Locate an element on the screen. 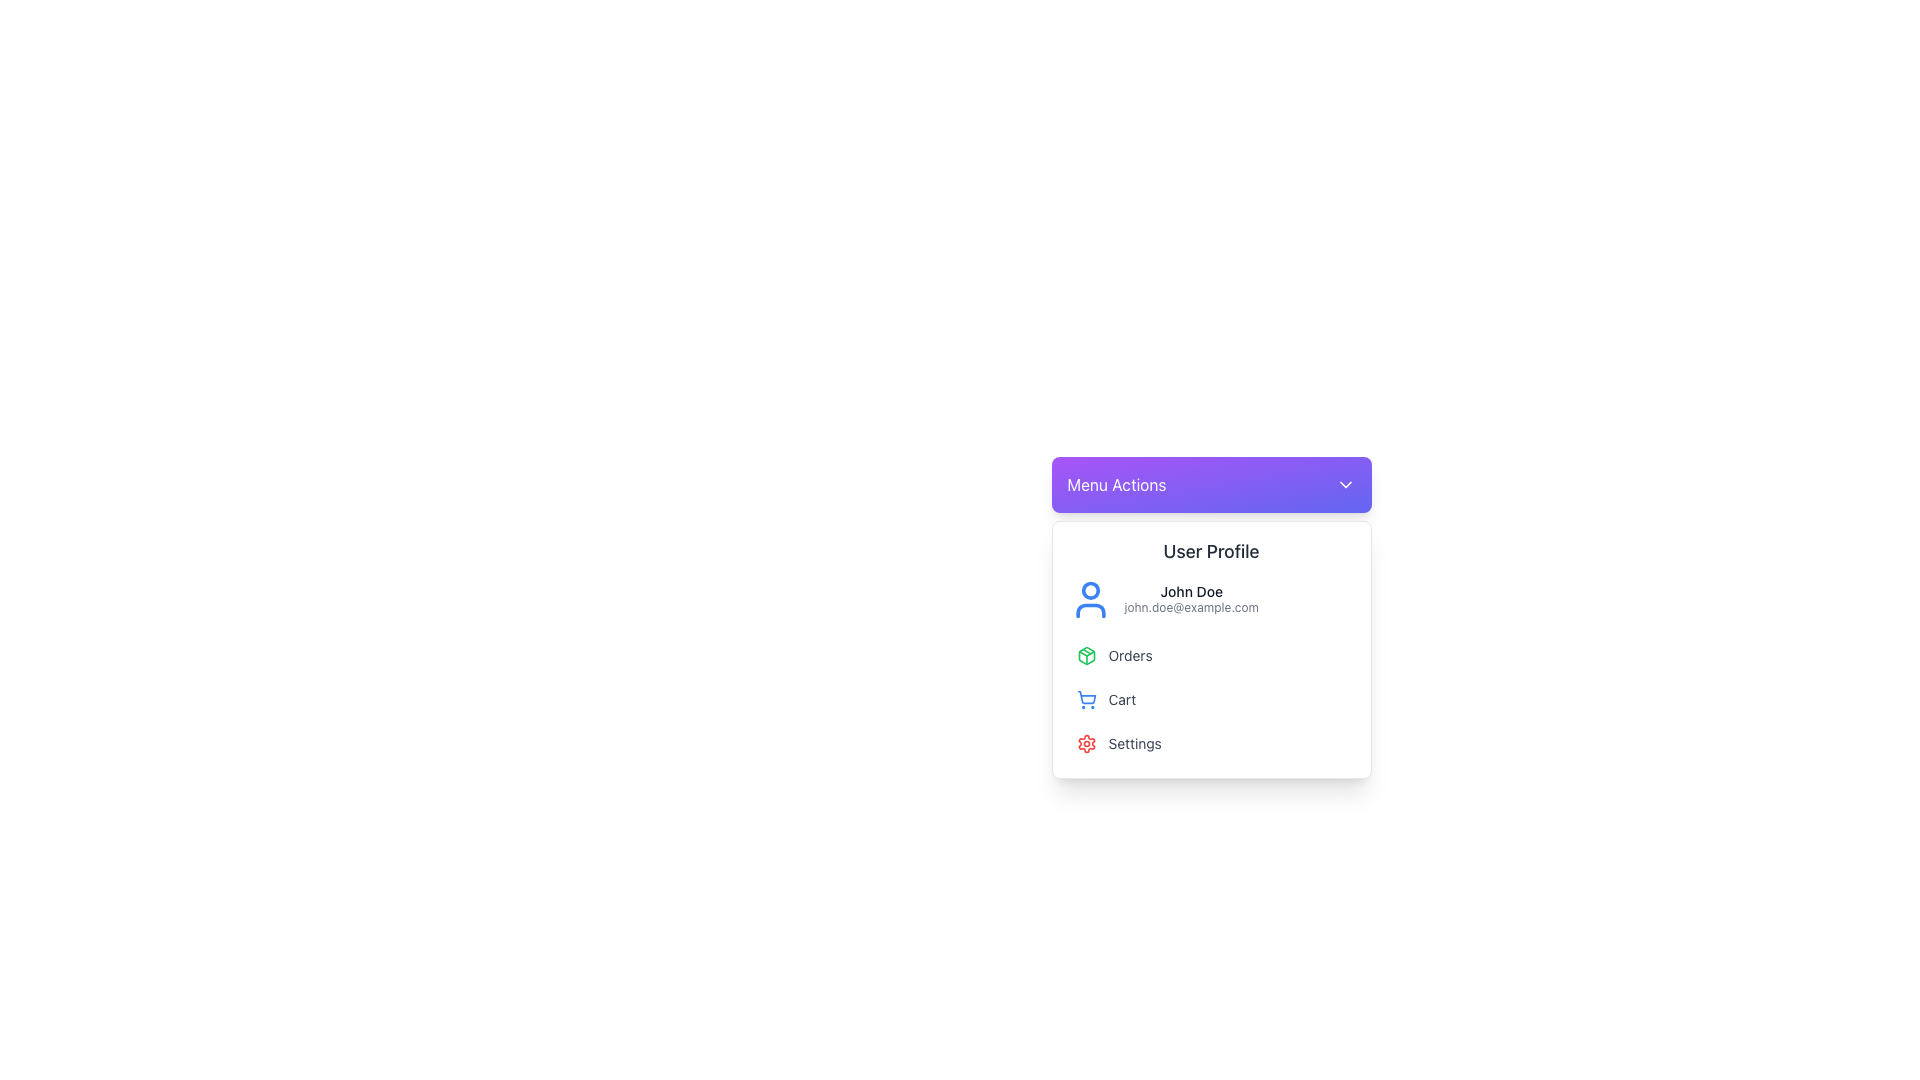 This screenshot has height=1080, width=1920. the 'Settings' text label, which is the last option in the interactive list item, aligned with a gear icon to its left, for additional information is located at coordinates (1135, 744).